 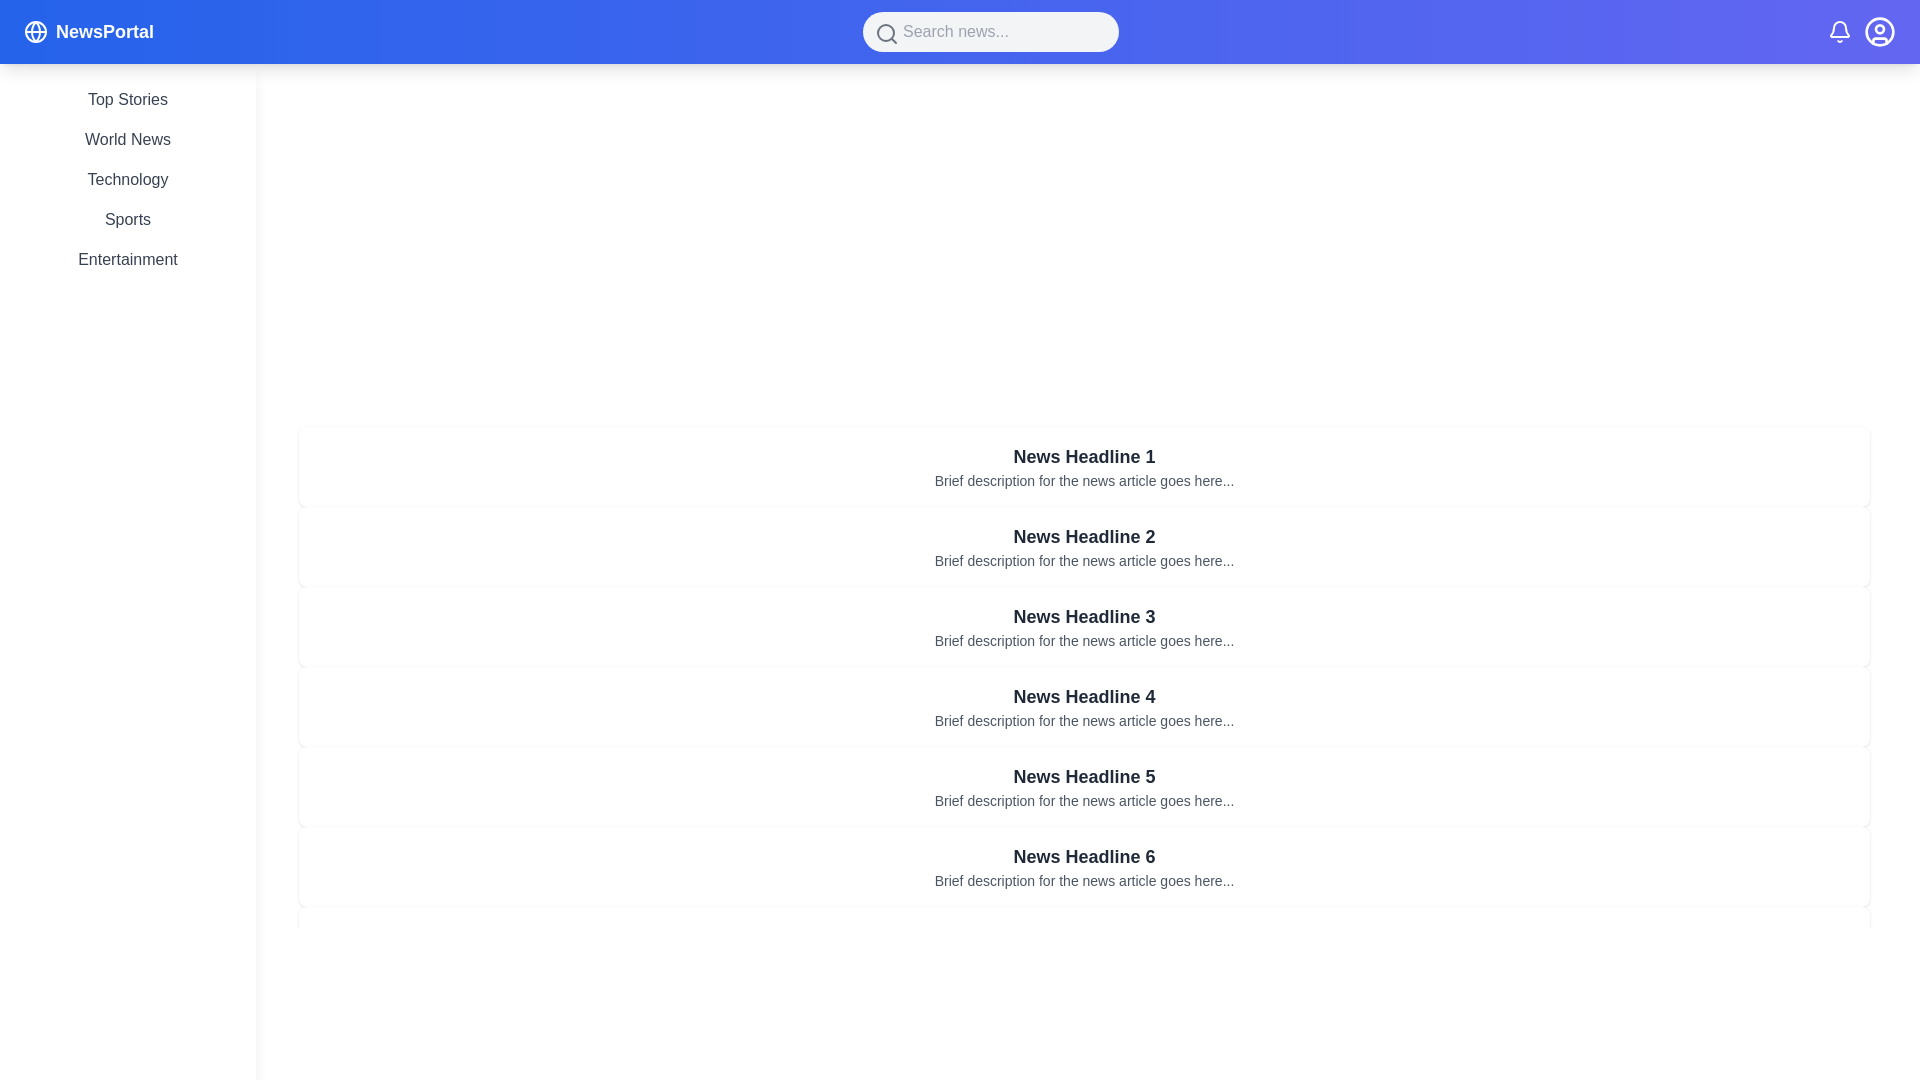 I want to click on the headline text label of the fifth news card, which is positioned at the center horizontally and above a smaller descriptive text, so click(x=1083, y=775).